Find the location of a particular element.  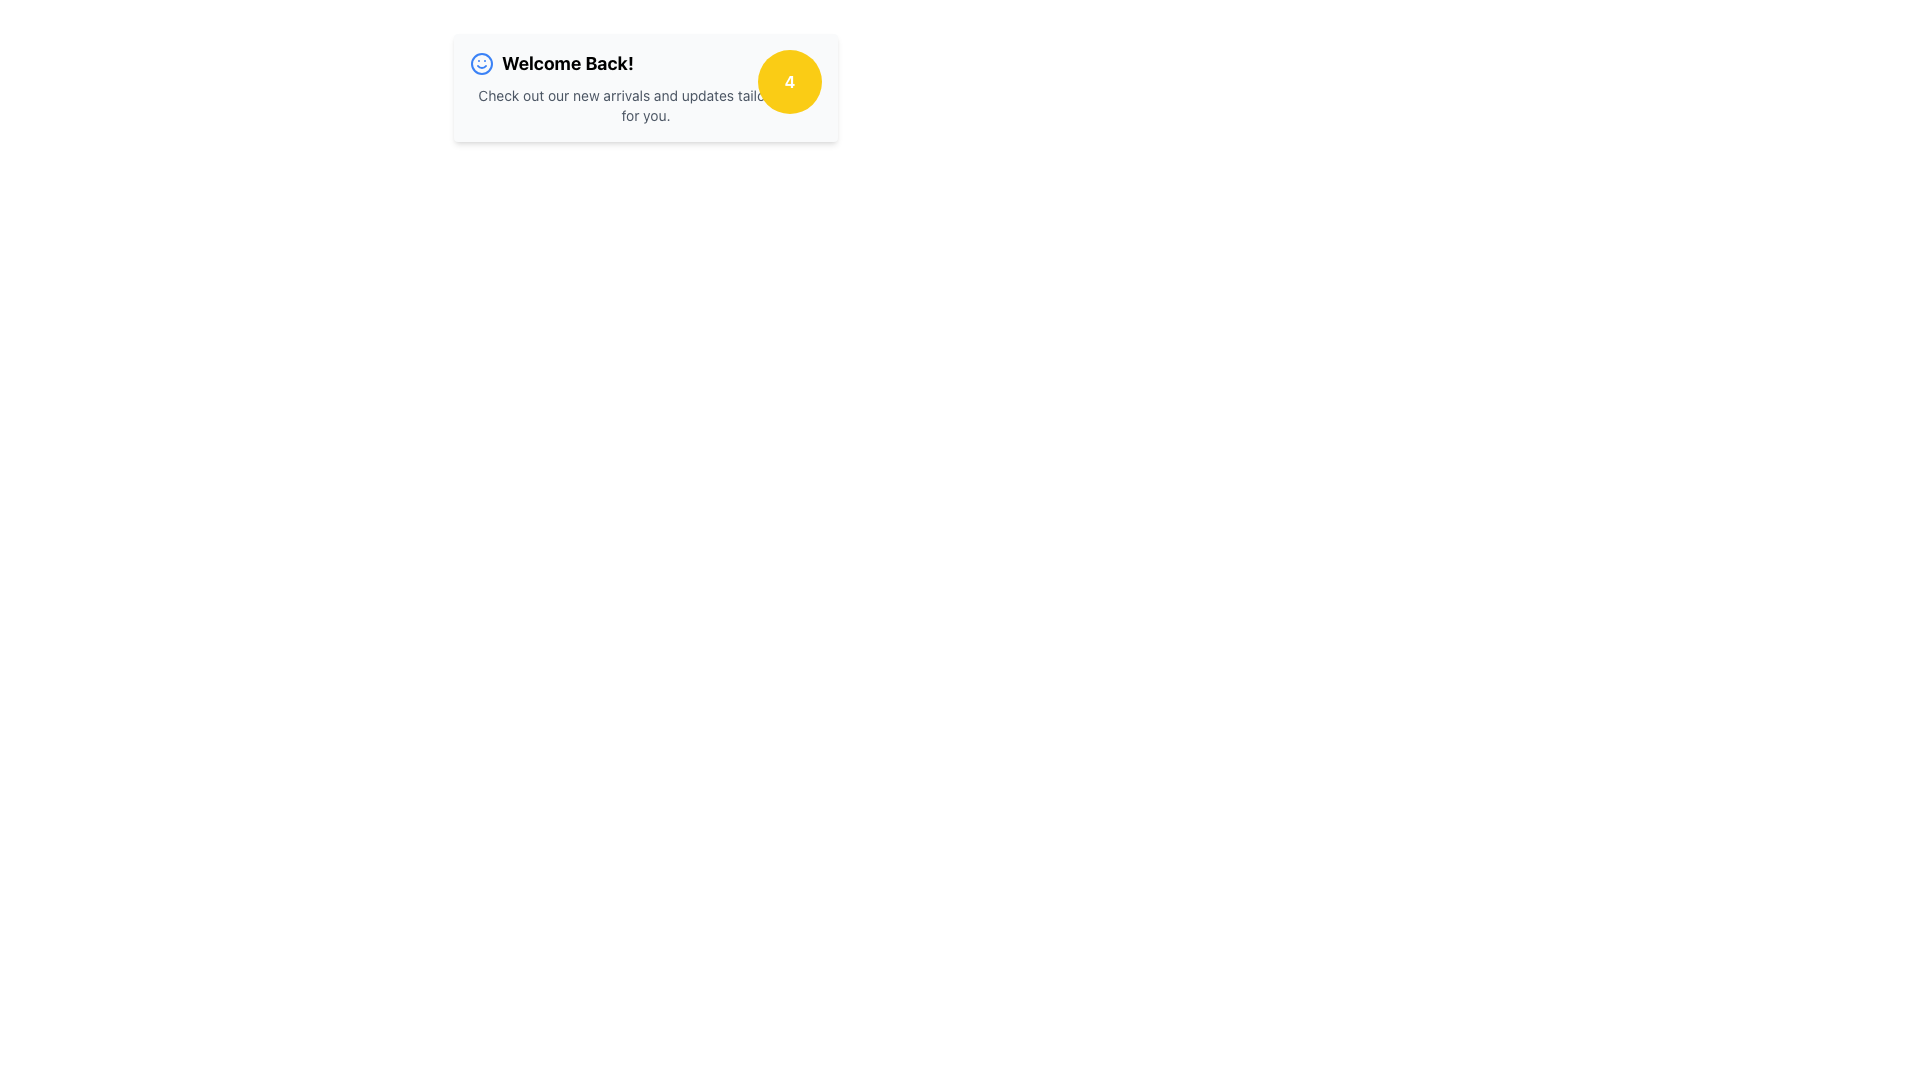

the Text Header element which serves as a welcoming message for the card, located at the top-center next to a blue smiley face icon is located at coordinates (566, 63).